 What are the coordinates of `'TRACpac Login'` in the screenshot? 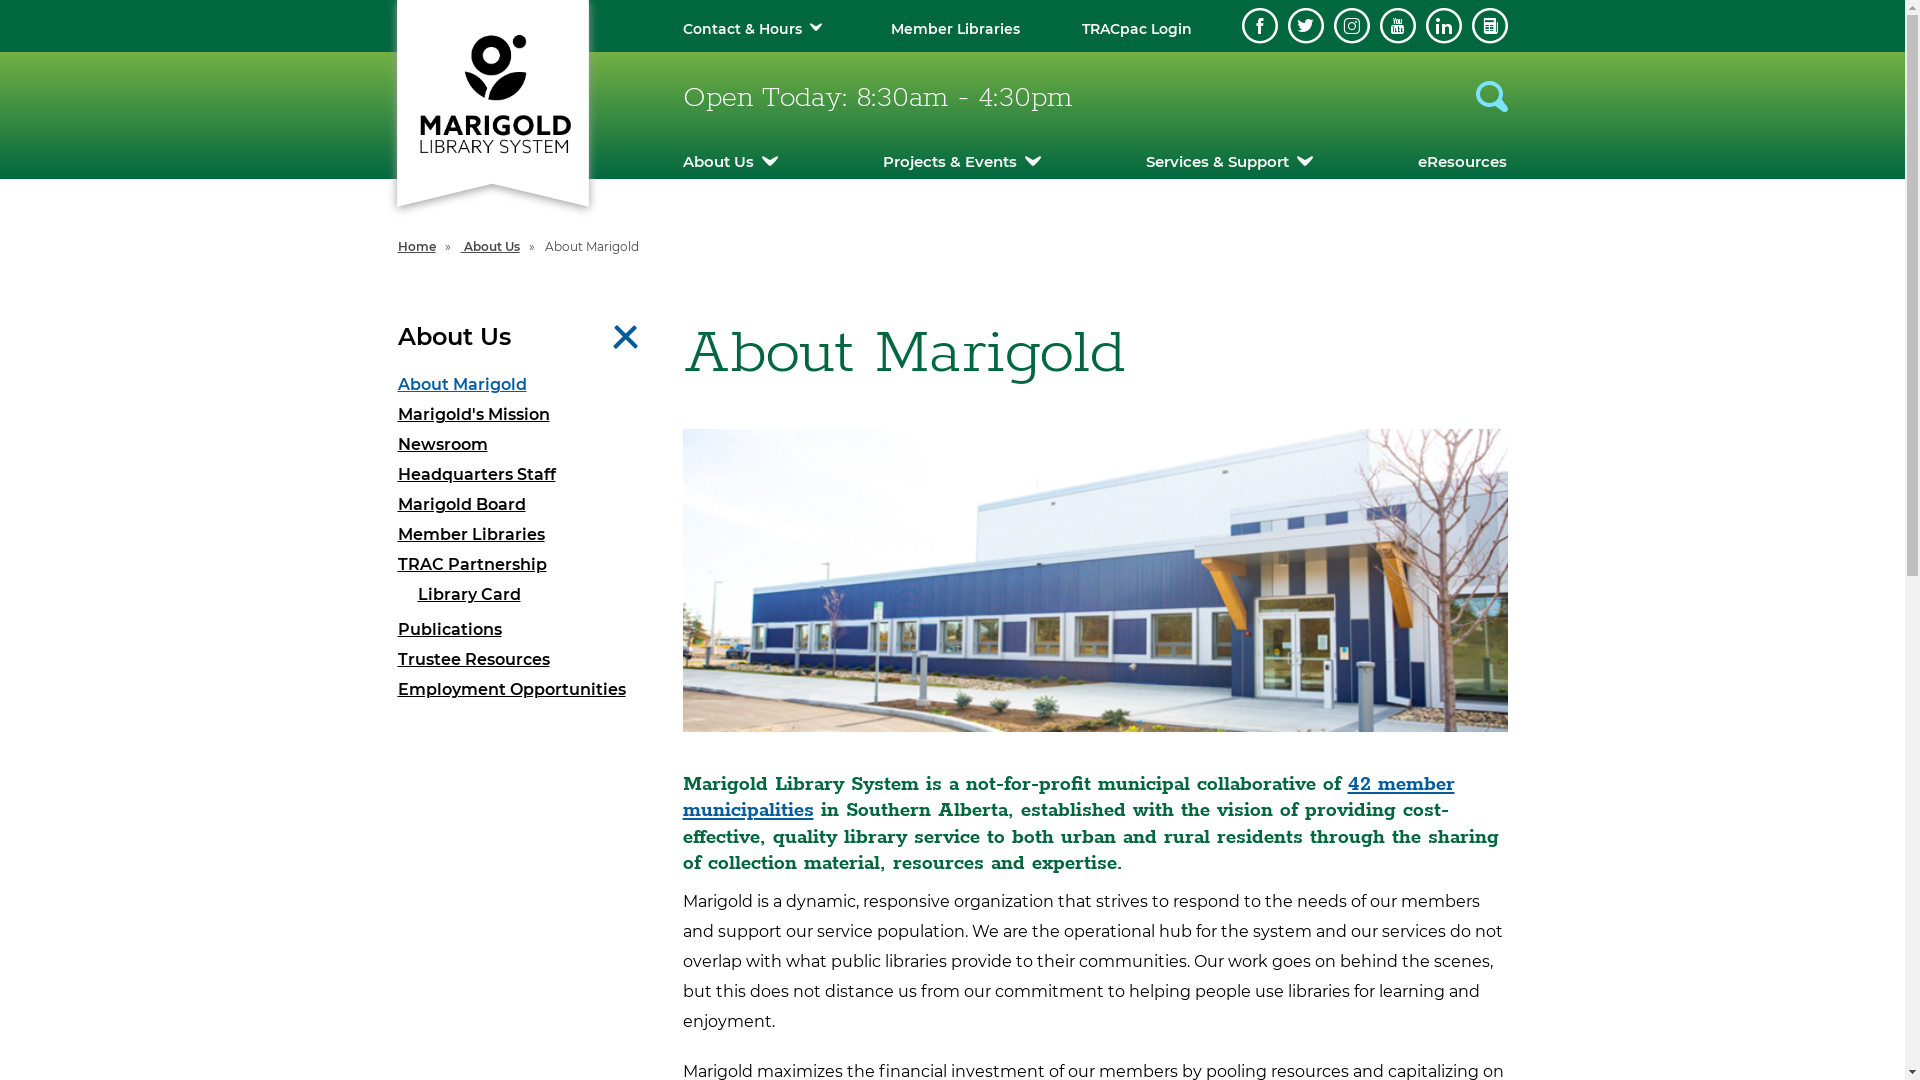 It's located at (1137, 29).